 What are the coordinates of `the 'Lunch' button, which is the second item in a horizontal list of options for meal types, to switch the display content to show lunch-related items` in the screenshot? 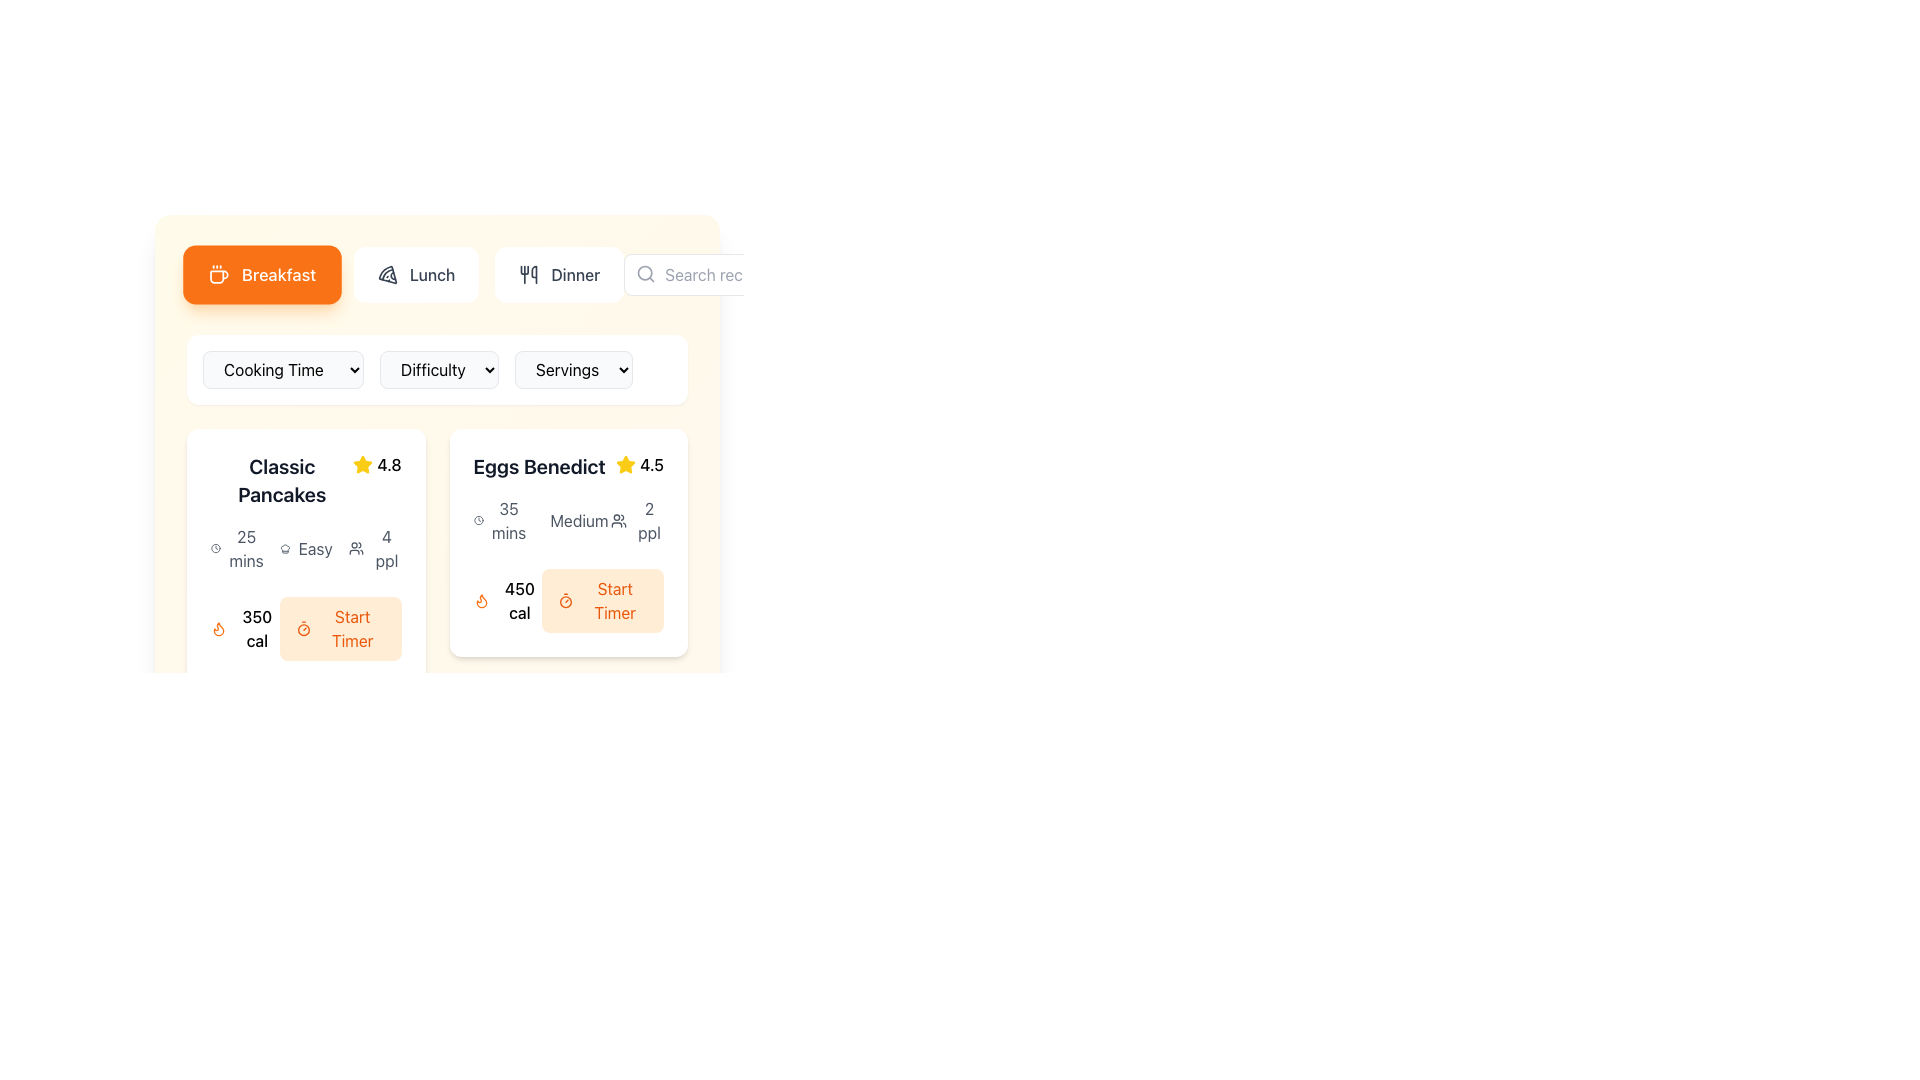 It's located at (415, 274).